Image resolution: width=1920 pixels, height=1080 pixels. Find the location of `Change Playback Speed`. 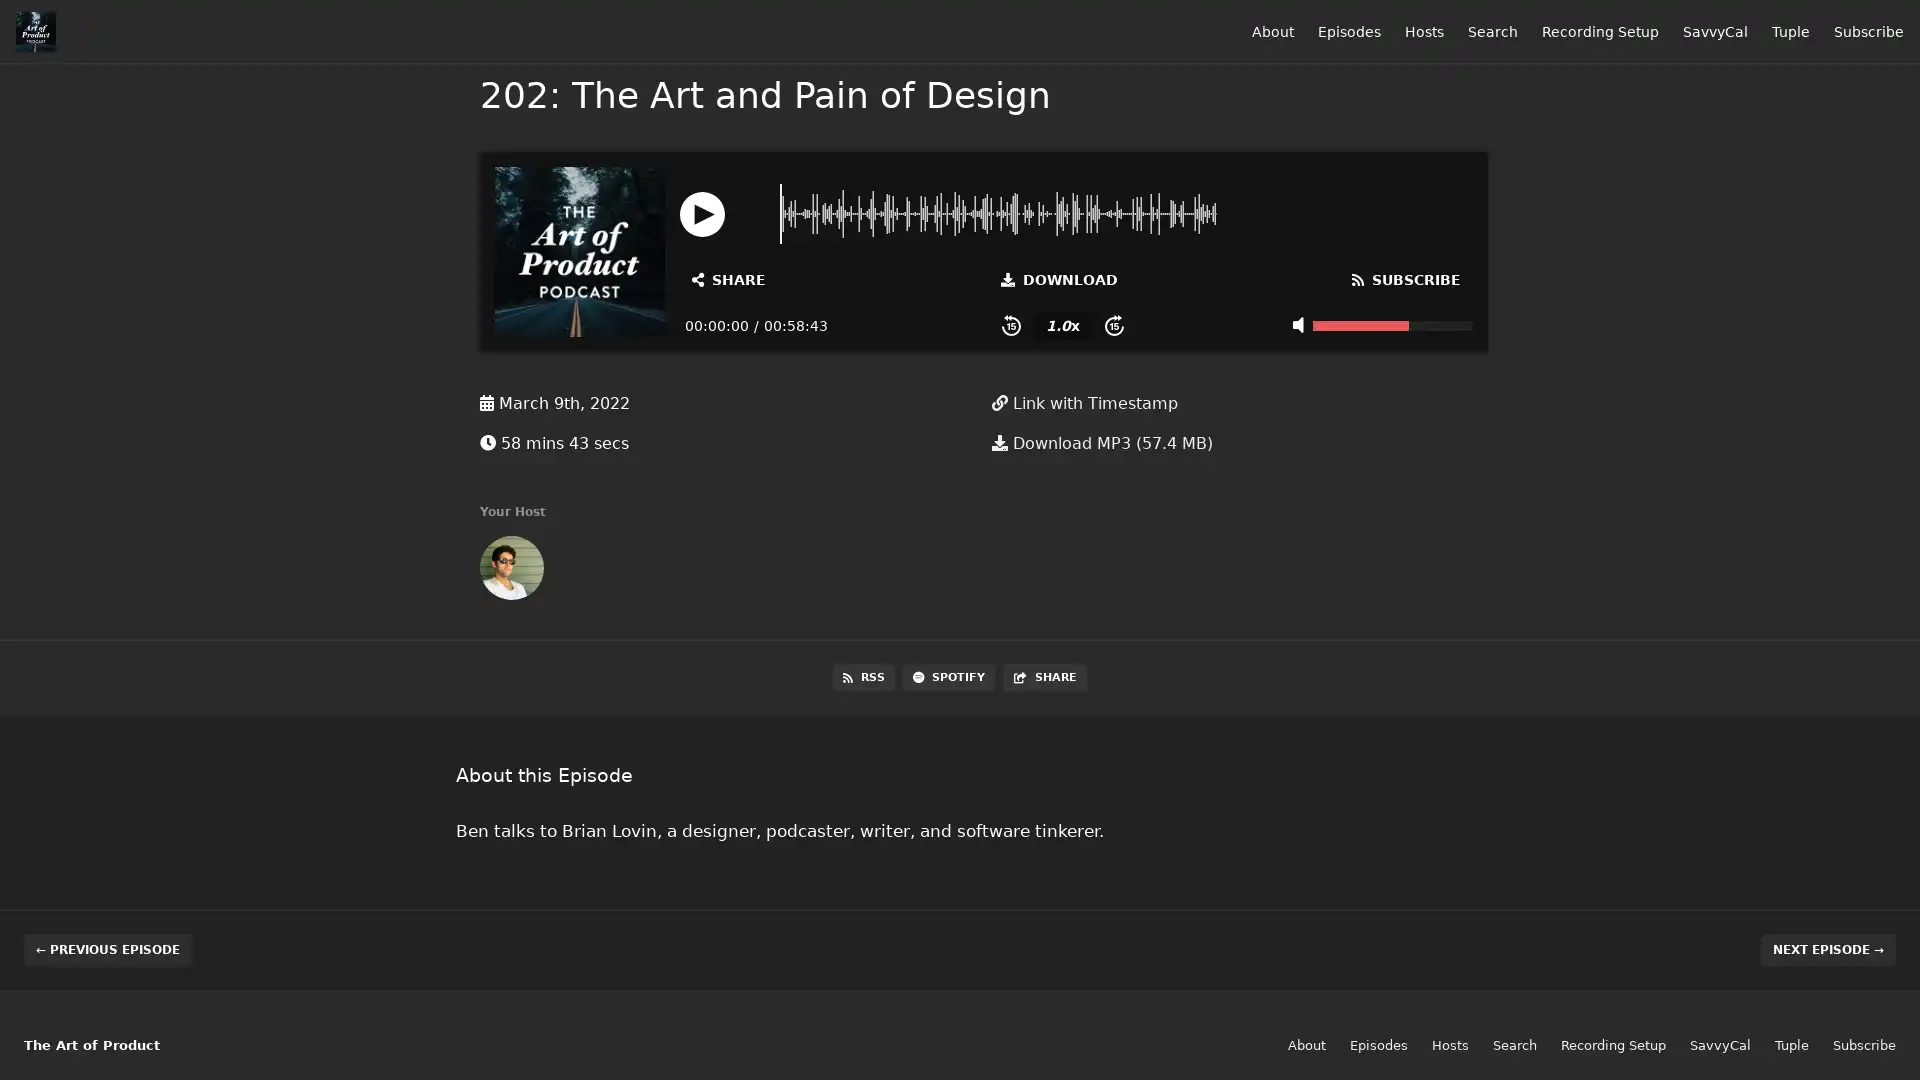

Change Playback Speed is located at coordinates (1061, 323).